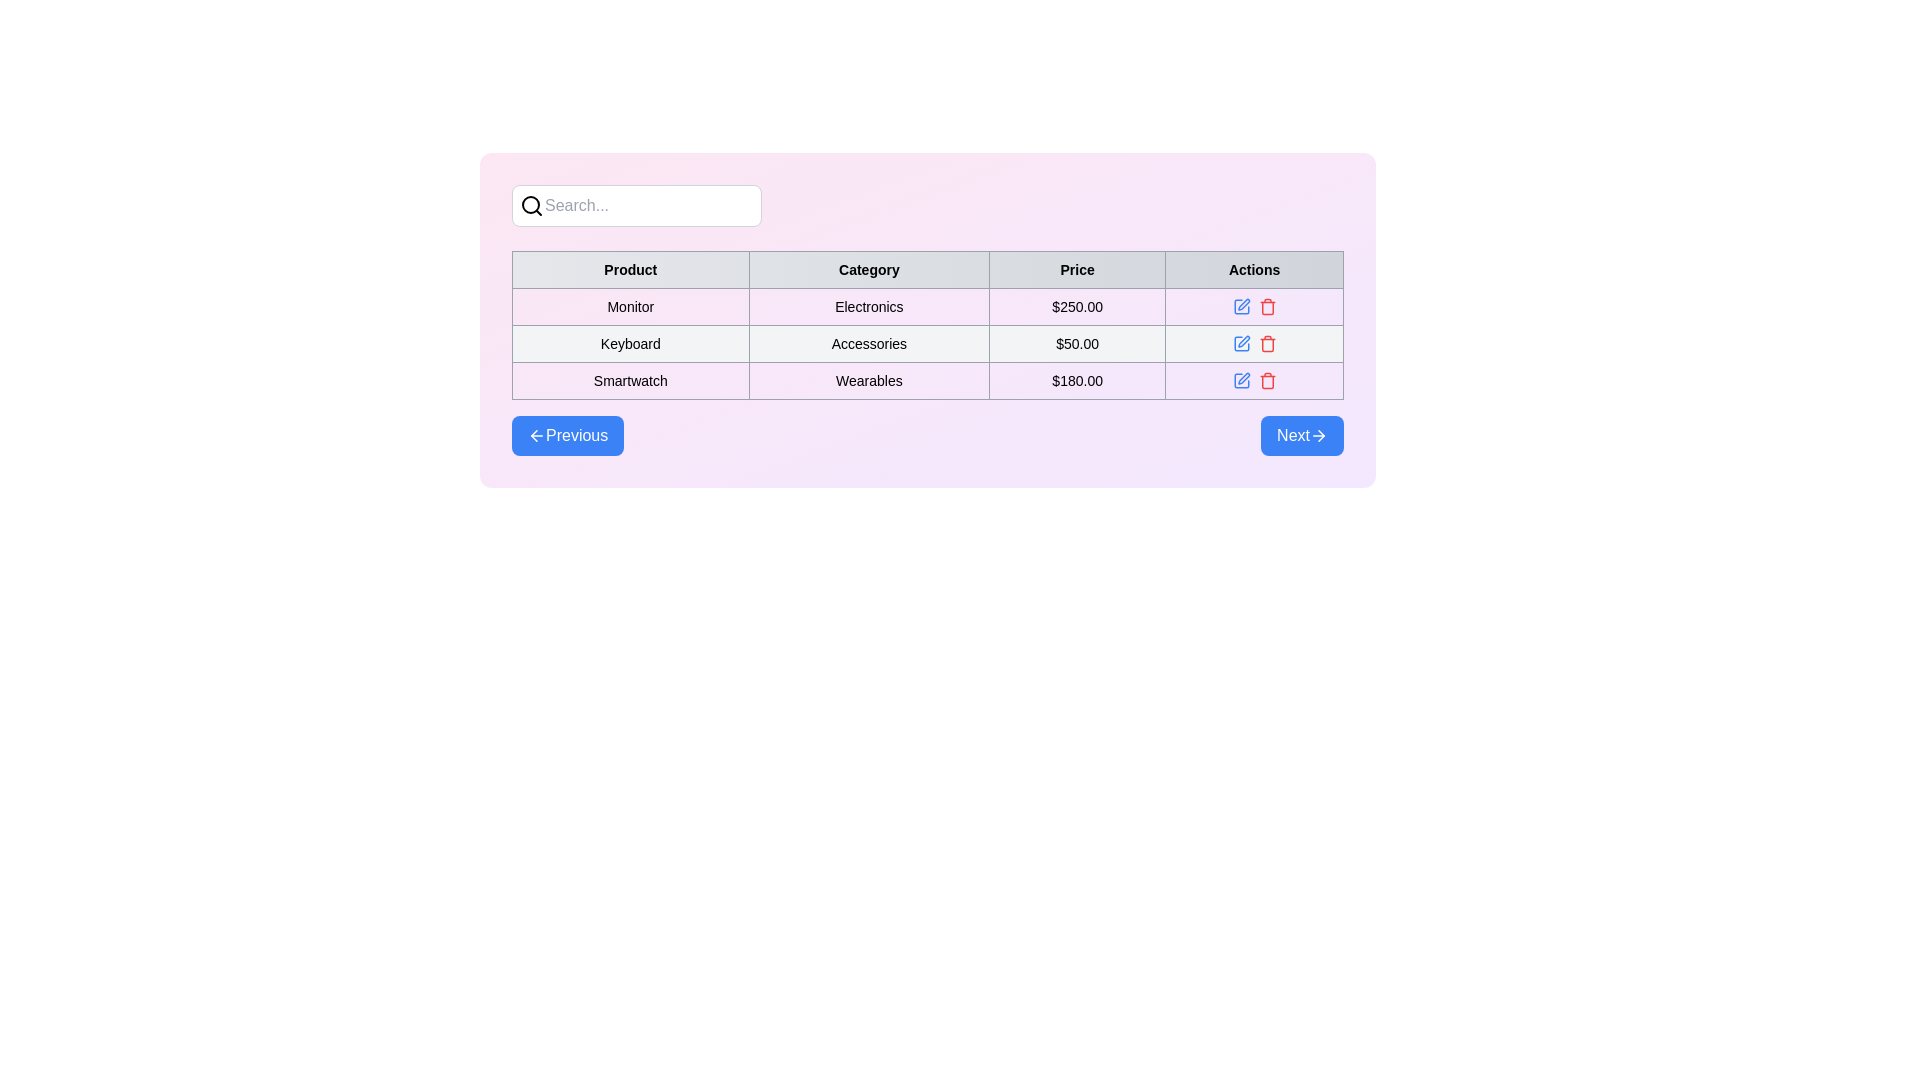  What do you see at coordinates (1240, 381) in the screenshot?
I see `the edit icon button in the 'Actions' column of the last table row` at bounding box center [1240, 381].